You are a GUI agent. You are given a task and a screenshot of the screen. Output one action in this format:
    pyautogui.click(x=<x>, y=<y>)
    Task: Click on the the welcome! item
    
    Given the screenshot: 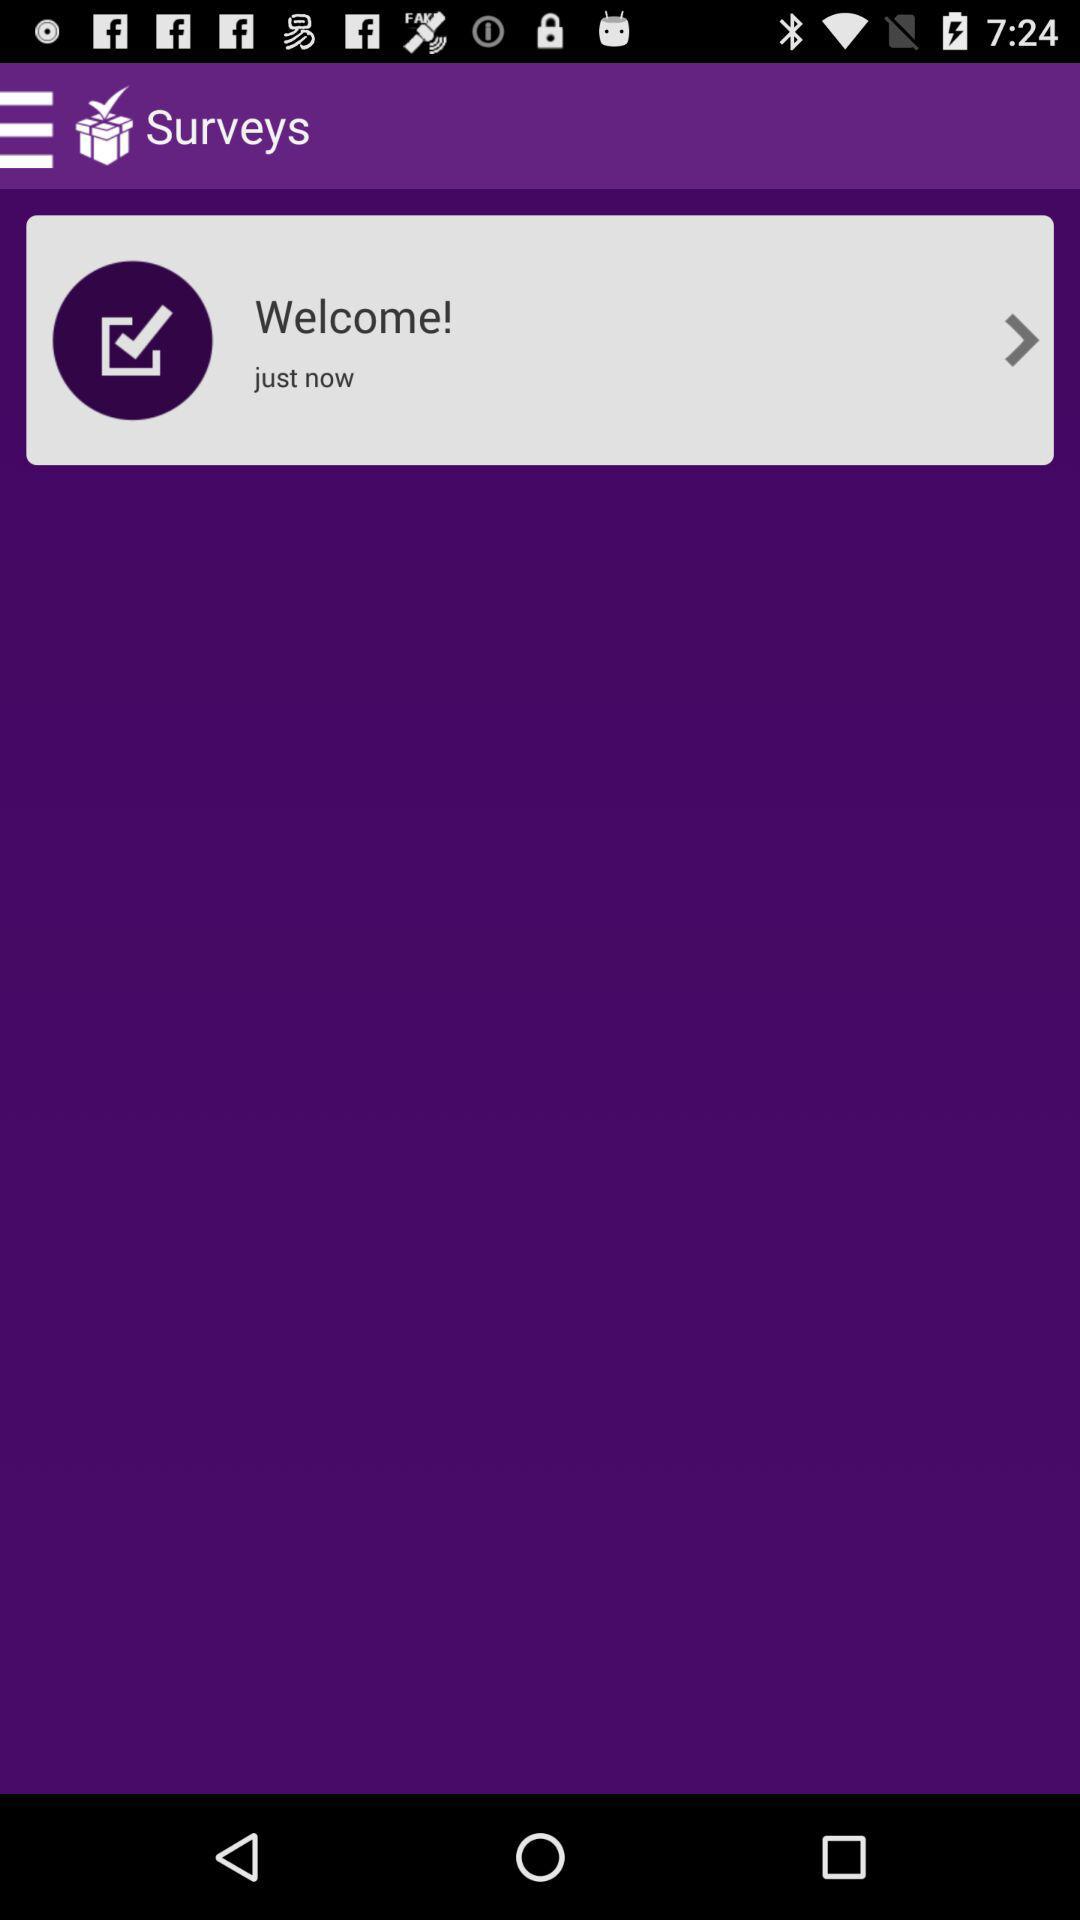 What is the action you would take?
    pyautogui.click(x=358, y=308)
    